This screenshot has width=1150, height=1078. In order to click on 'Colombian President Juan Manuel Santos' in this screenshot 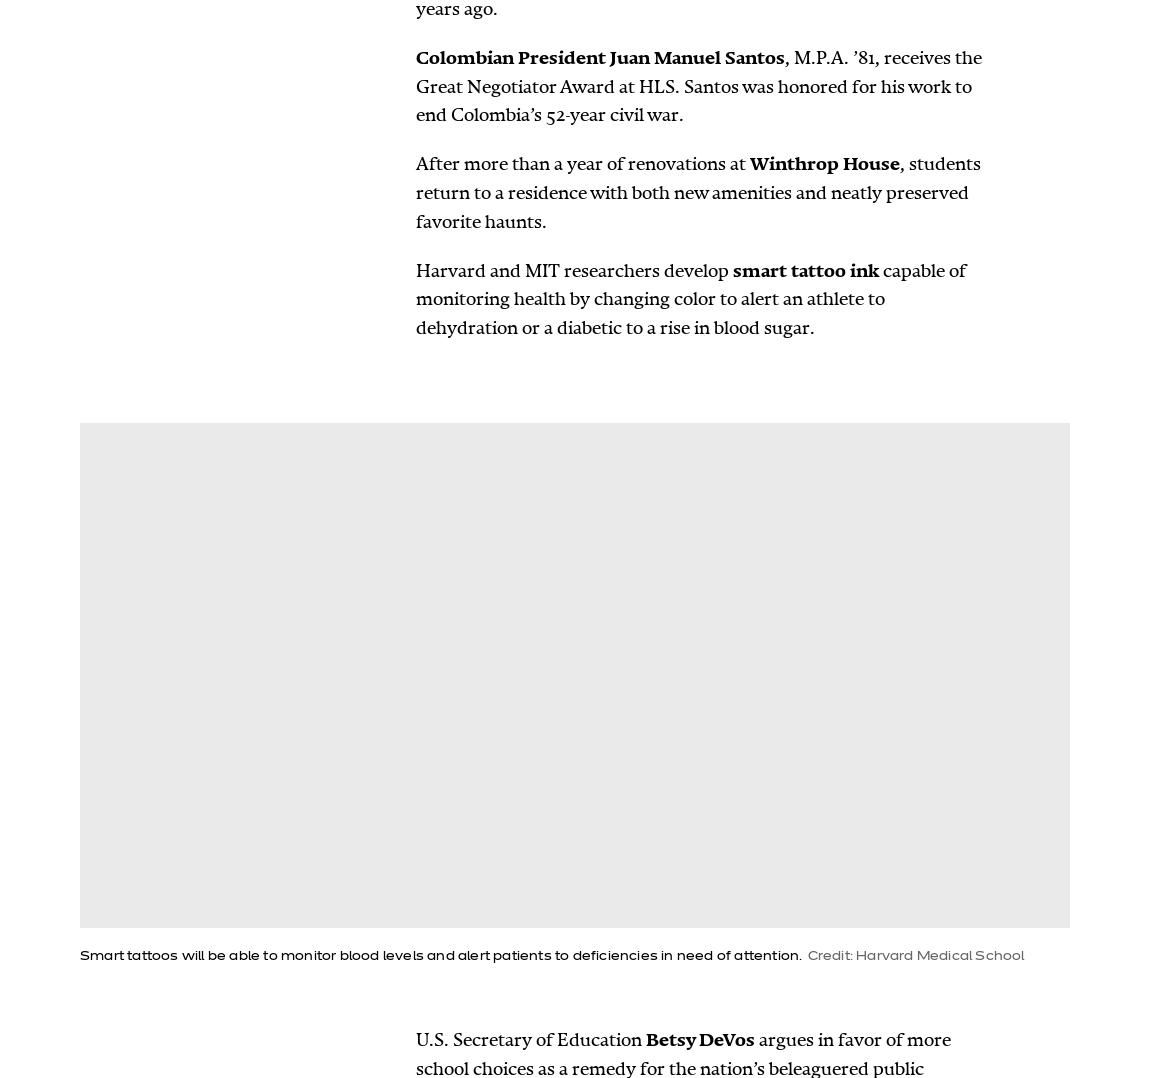, I will do `click(599, 57)`.